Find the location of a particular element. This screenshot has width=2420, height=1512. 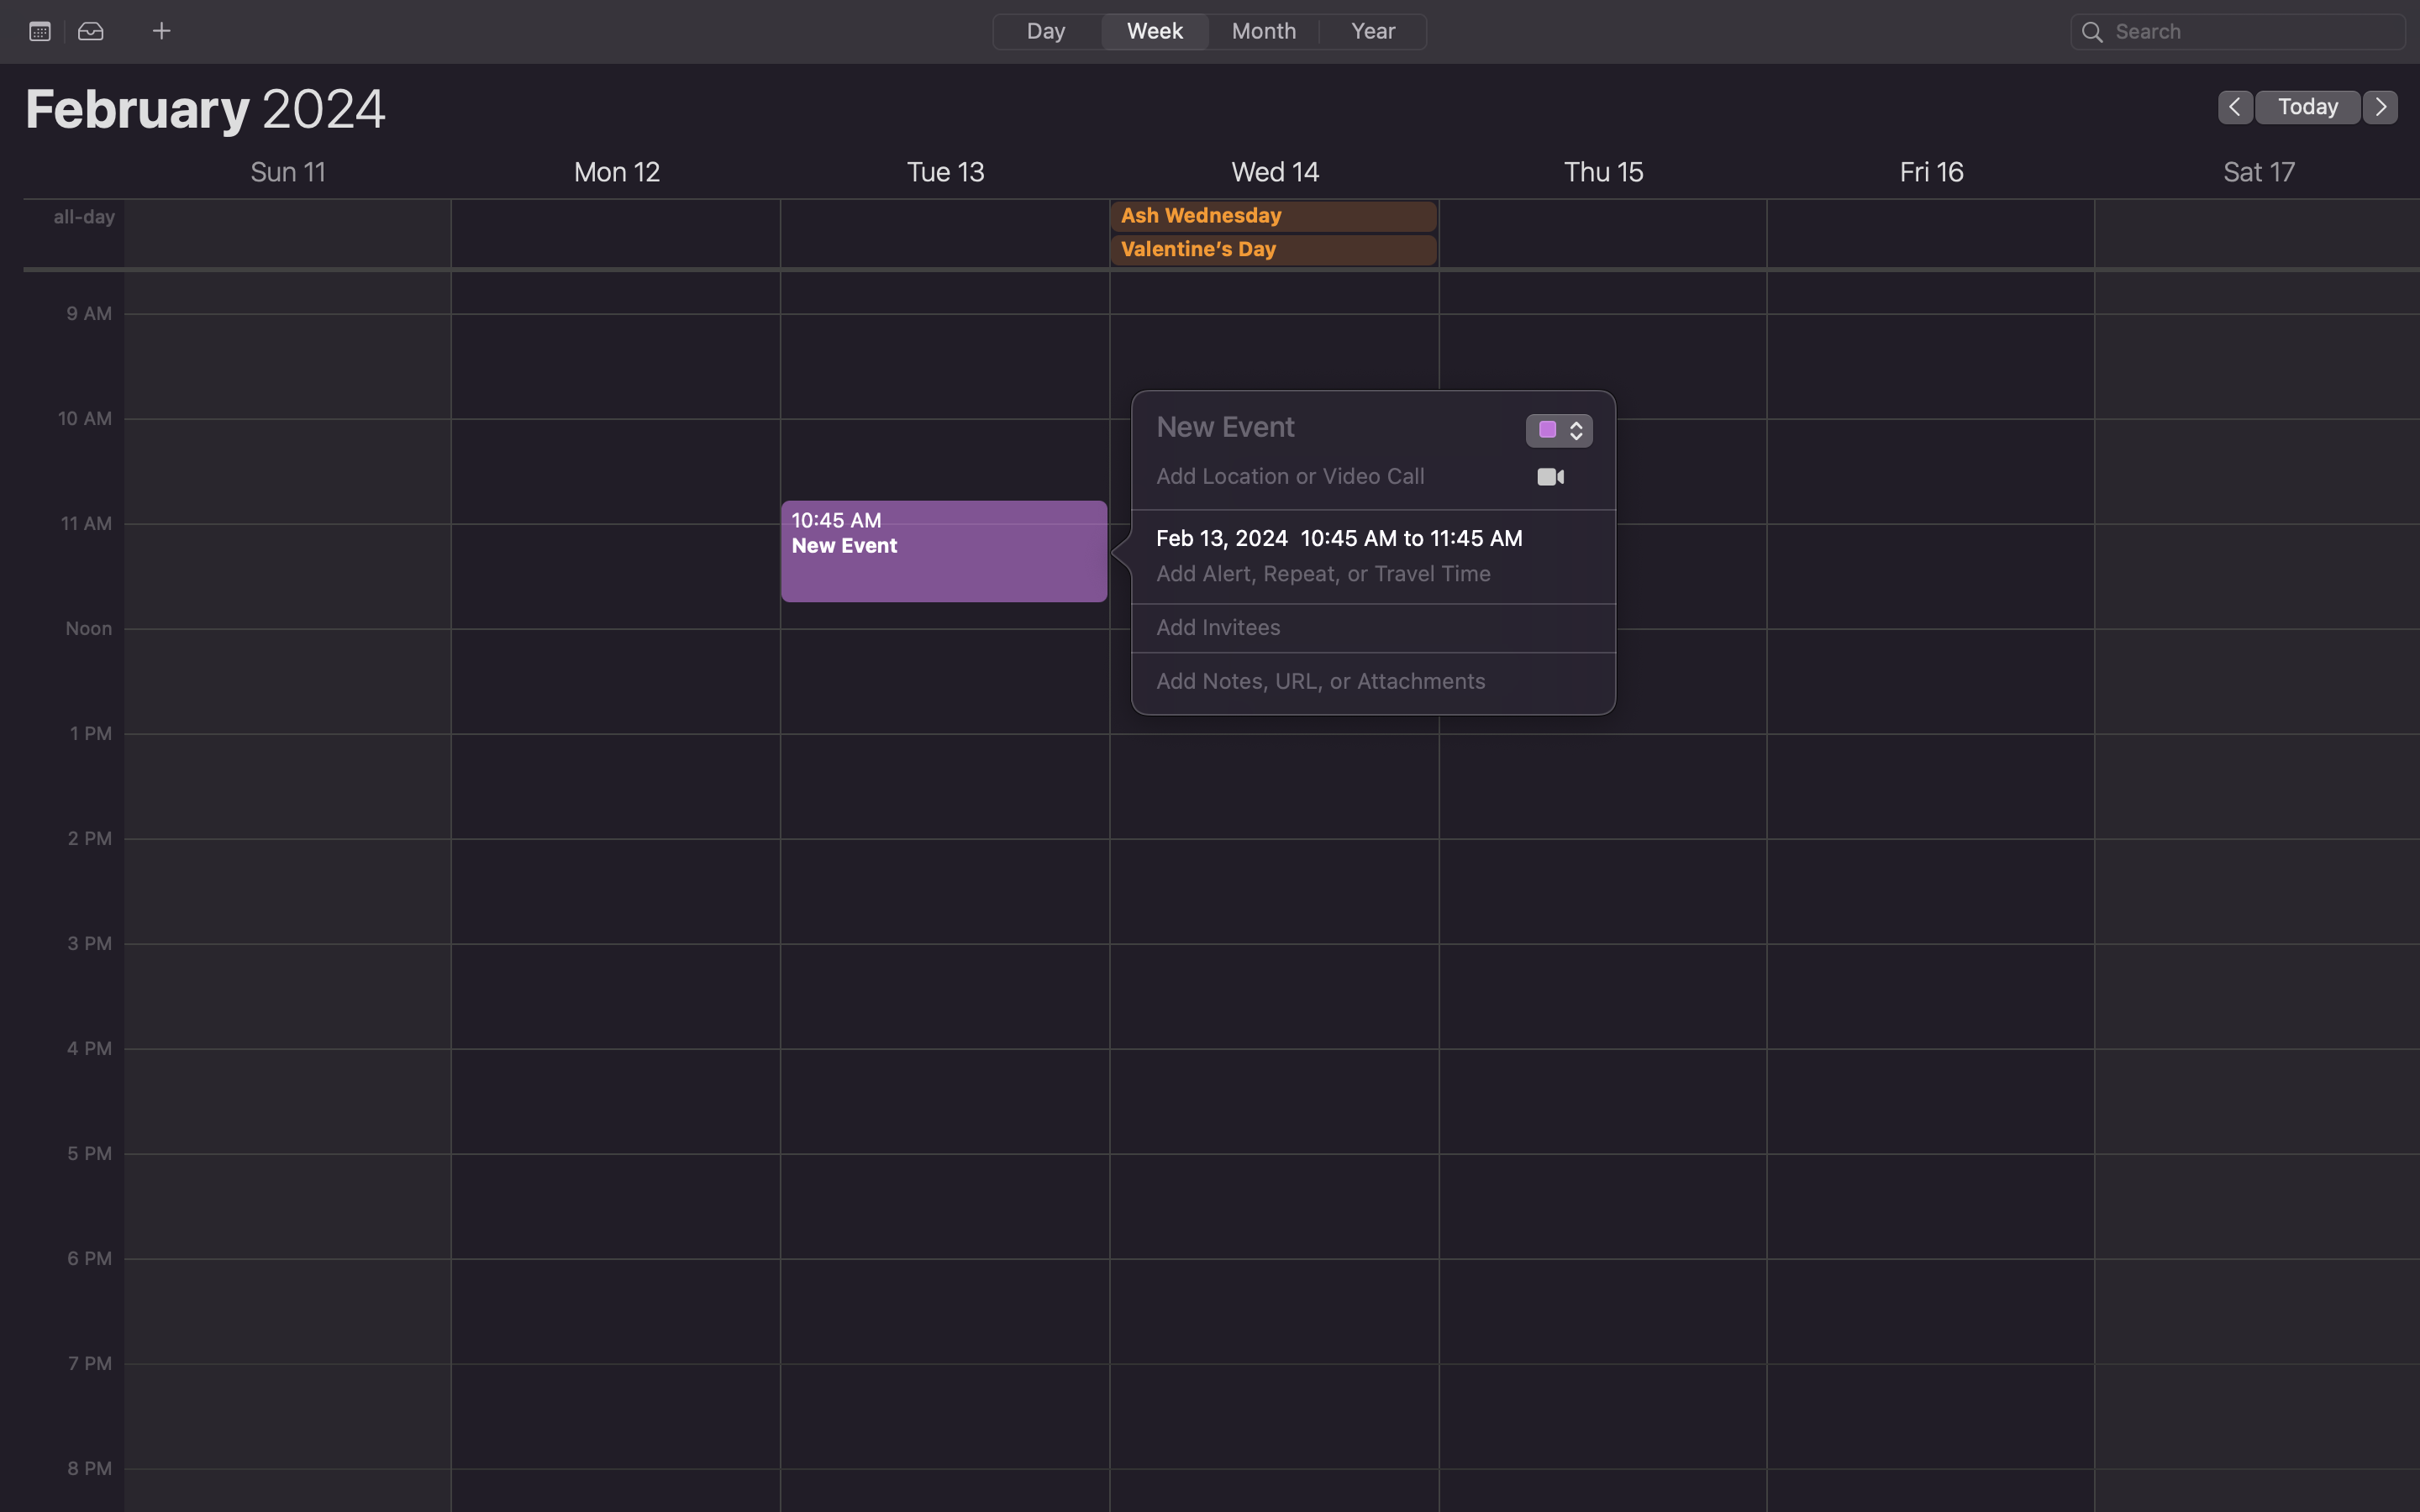

Facetime into the choices for video call applications is located at coordinates (1550, 477).